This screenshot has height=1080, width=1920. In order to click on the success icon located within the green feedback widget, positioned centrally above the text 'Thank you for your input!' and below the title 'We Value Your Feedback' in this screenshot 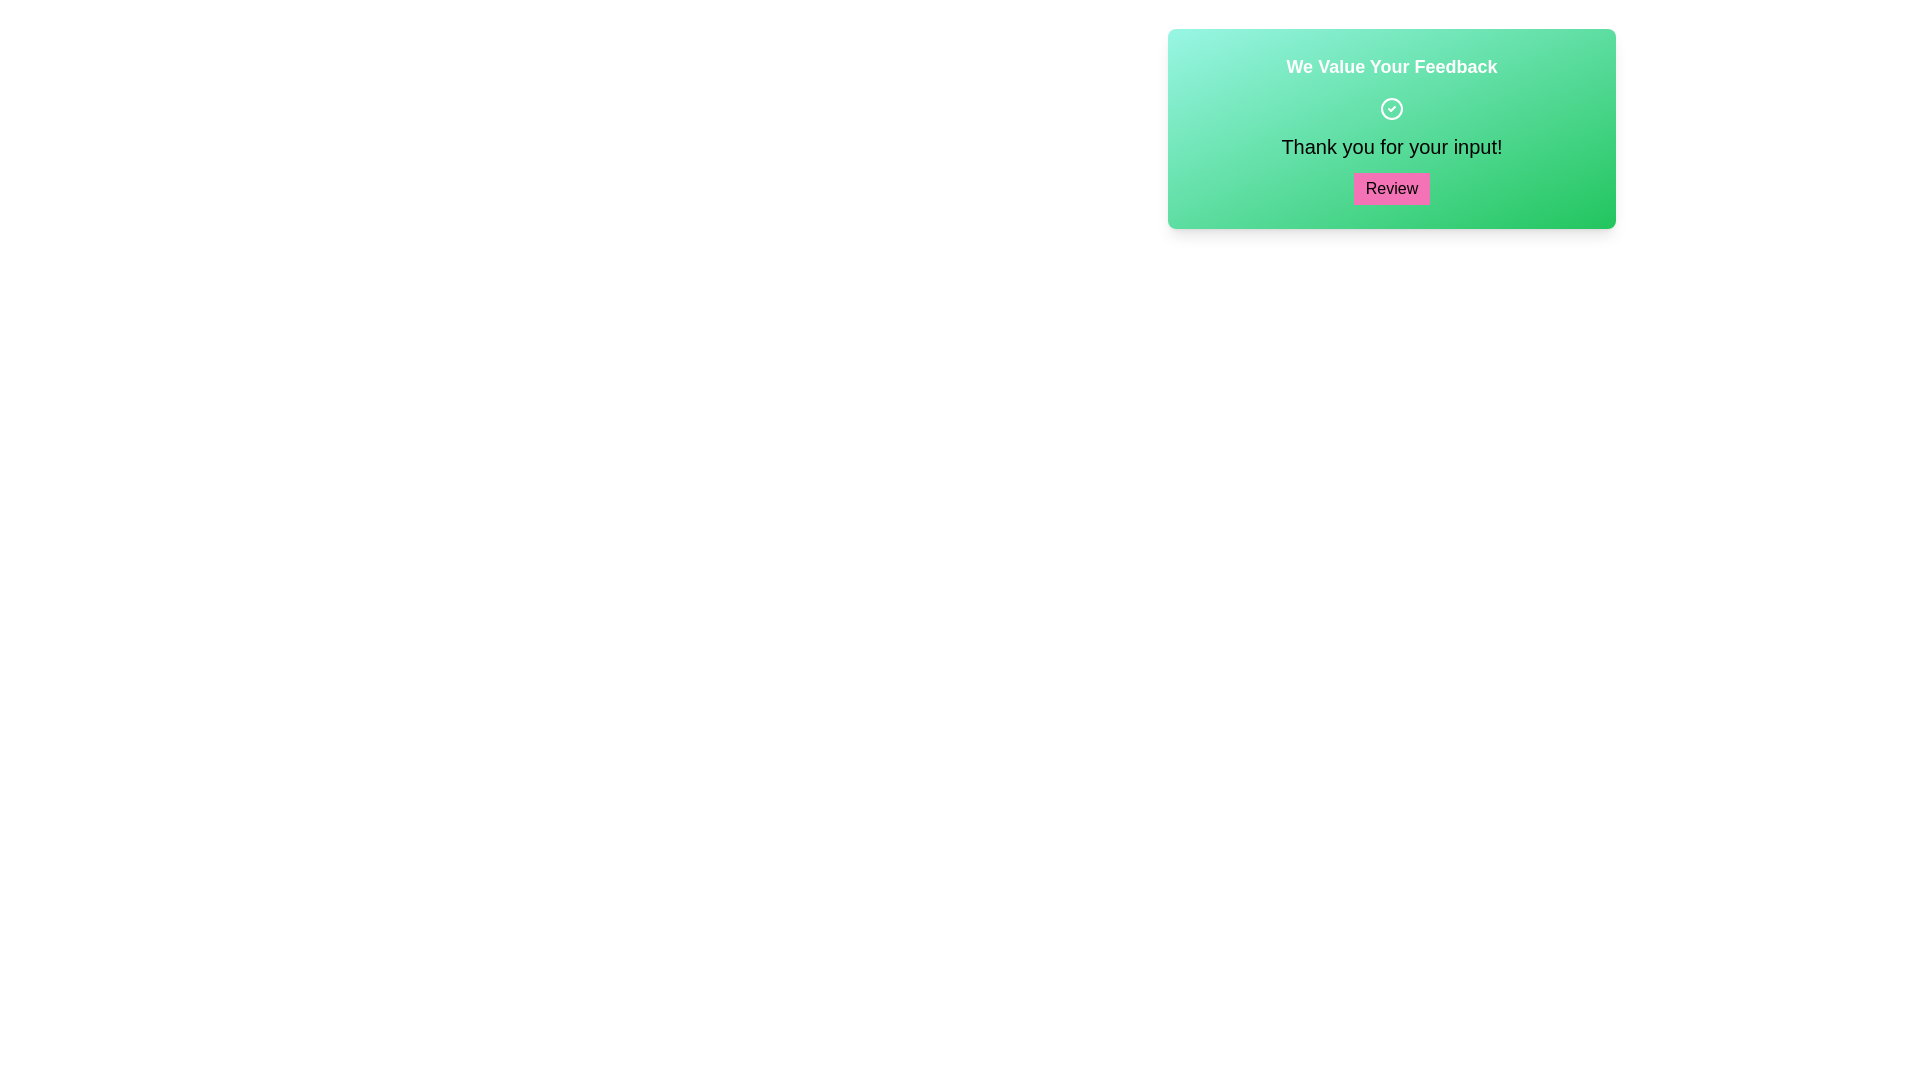, I will do `click(1391, 108)`.